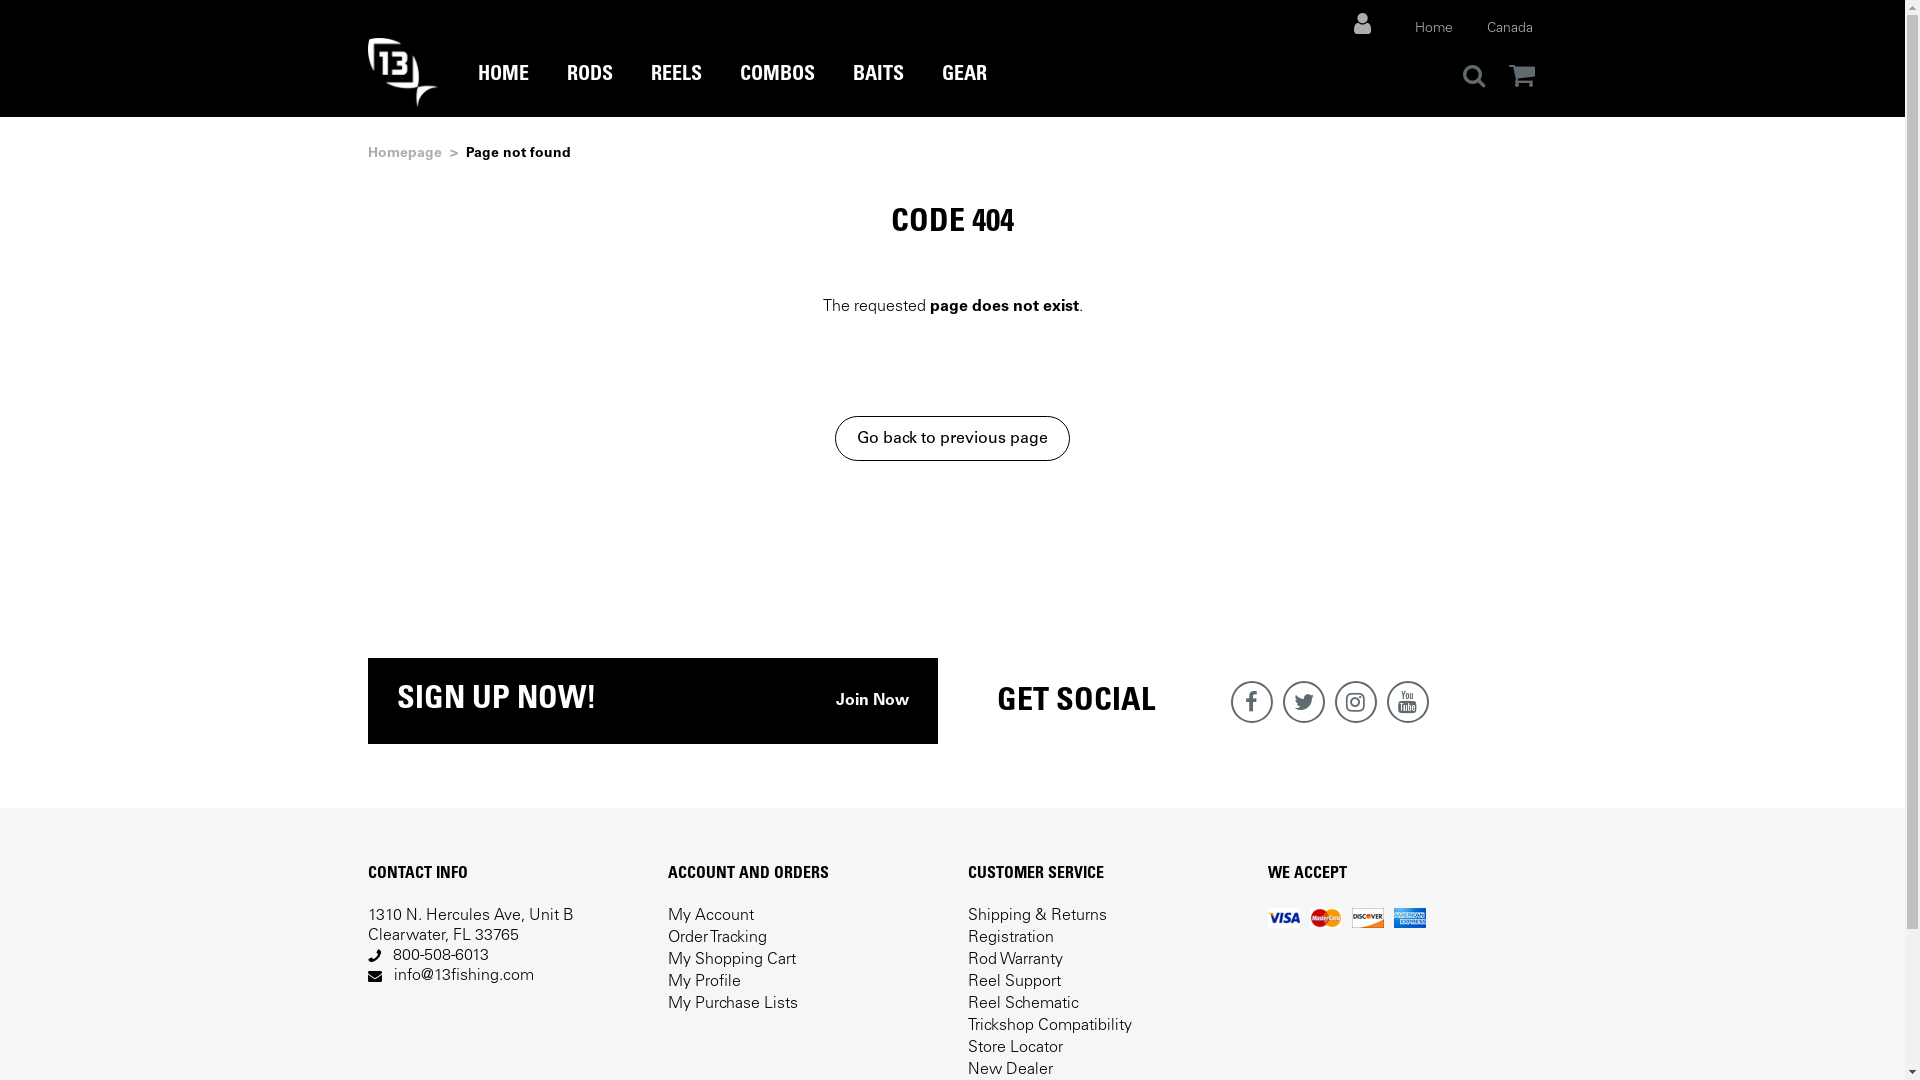  I want to click on 'Go back to previous page', so click(951, 437).